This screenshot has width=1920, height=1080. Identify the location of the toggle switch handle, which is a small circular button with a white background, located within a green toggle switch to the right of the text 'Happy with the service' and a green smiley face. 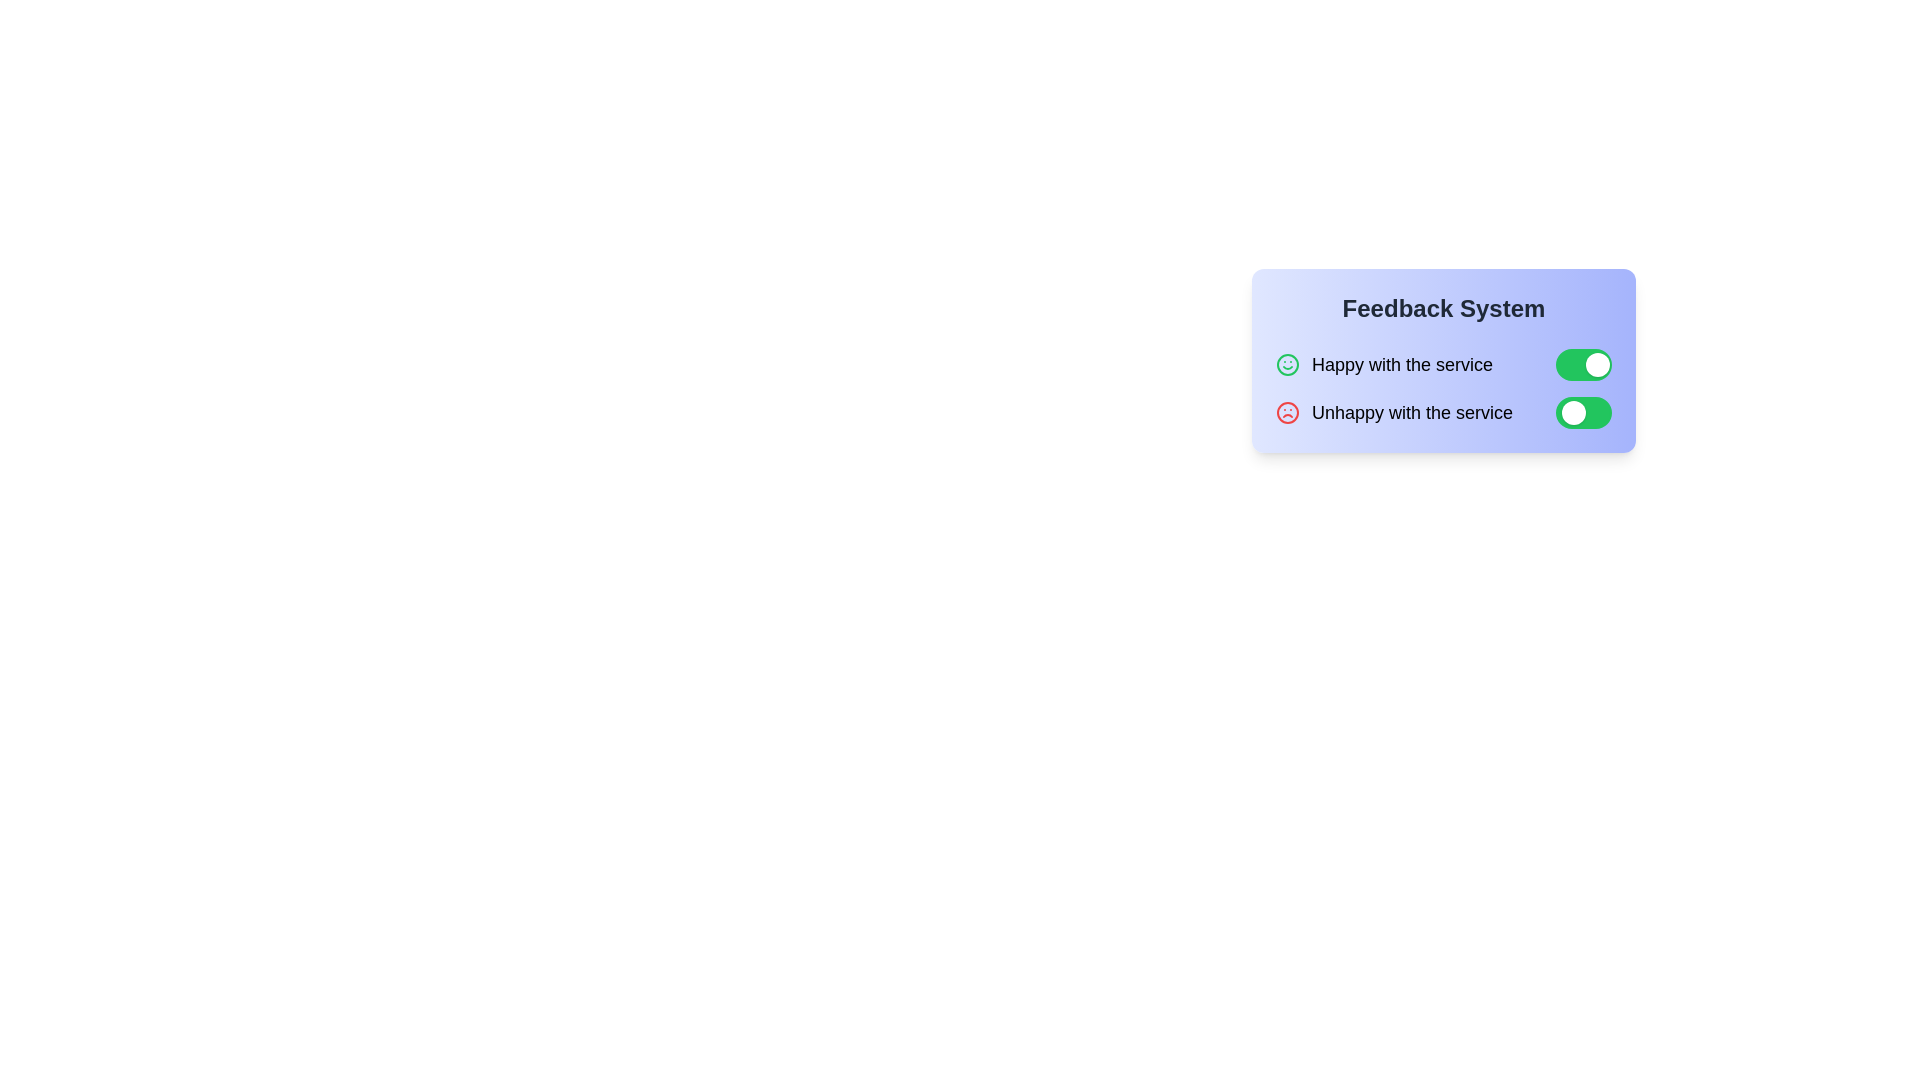
(1597, 365).